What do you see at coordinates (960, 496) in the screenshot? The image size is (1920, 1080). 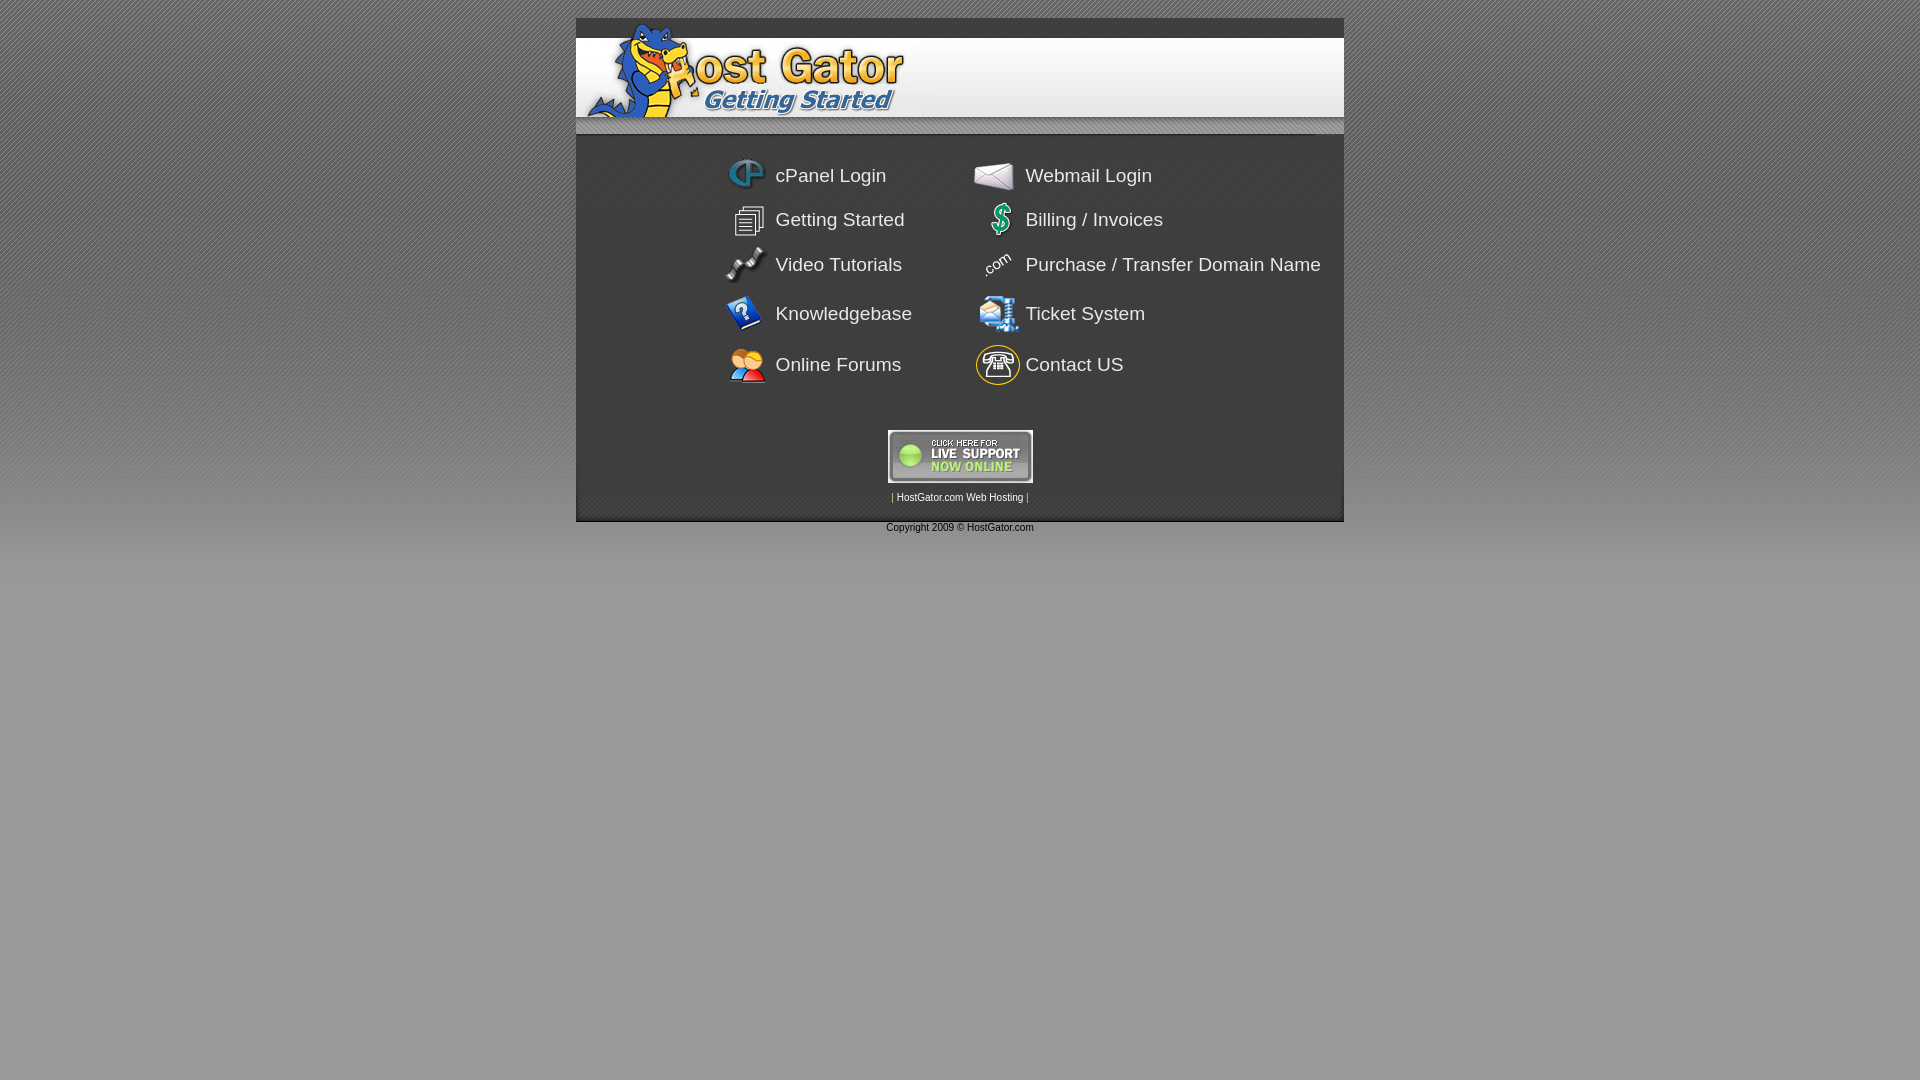 I see `'HostGator.com Web Hosting'` at bounding box center [960, 496].